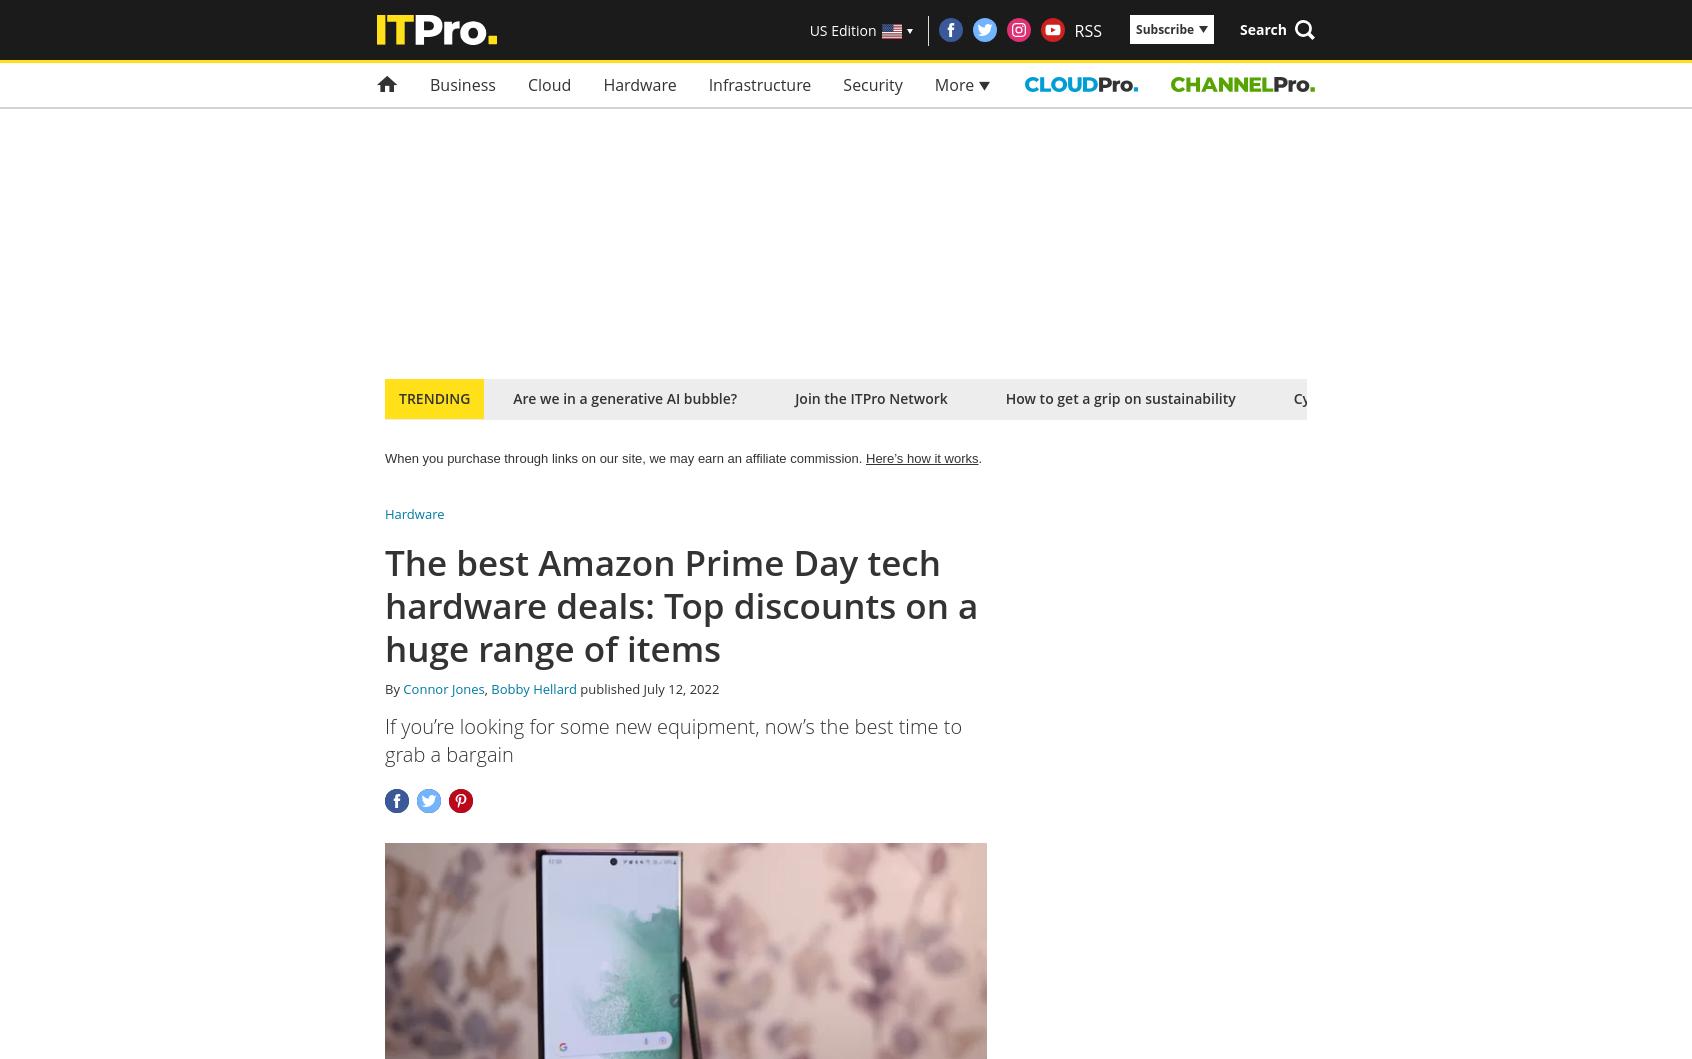 The width and height of the screenshot is (1692, 1059). What do you see at coordinates (624, 397) in the screenshot?
I see `'Are we in a generative AI bubble?'` at bounding box center [624, 397].